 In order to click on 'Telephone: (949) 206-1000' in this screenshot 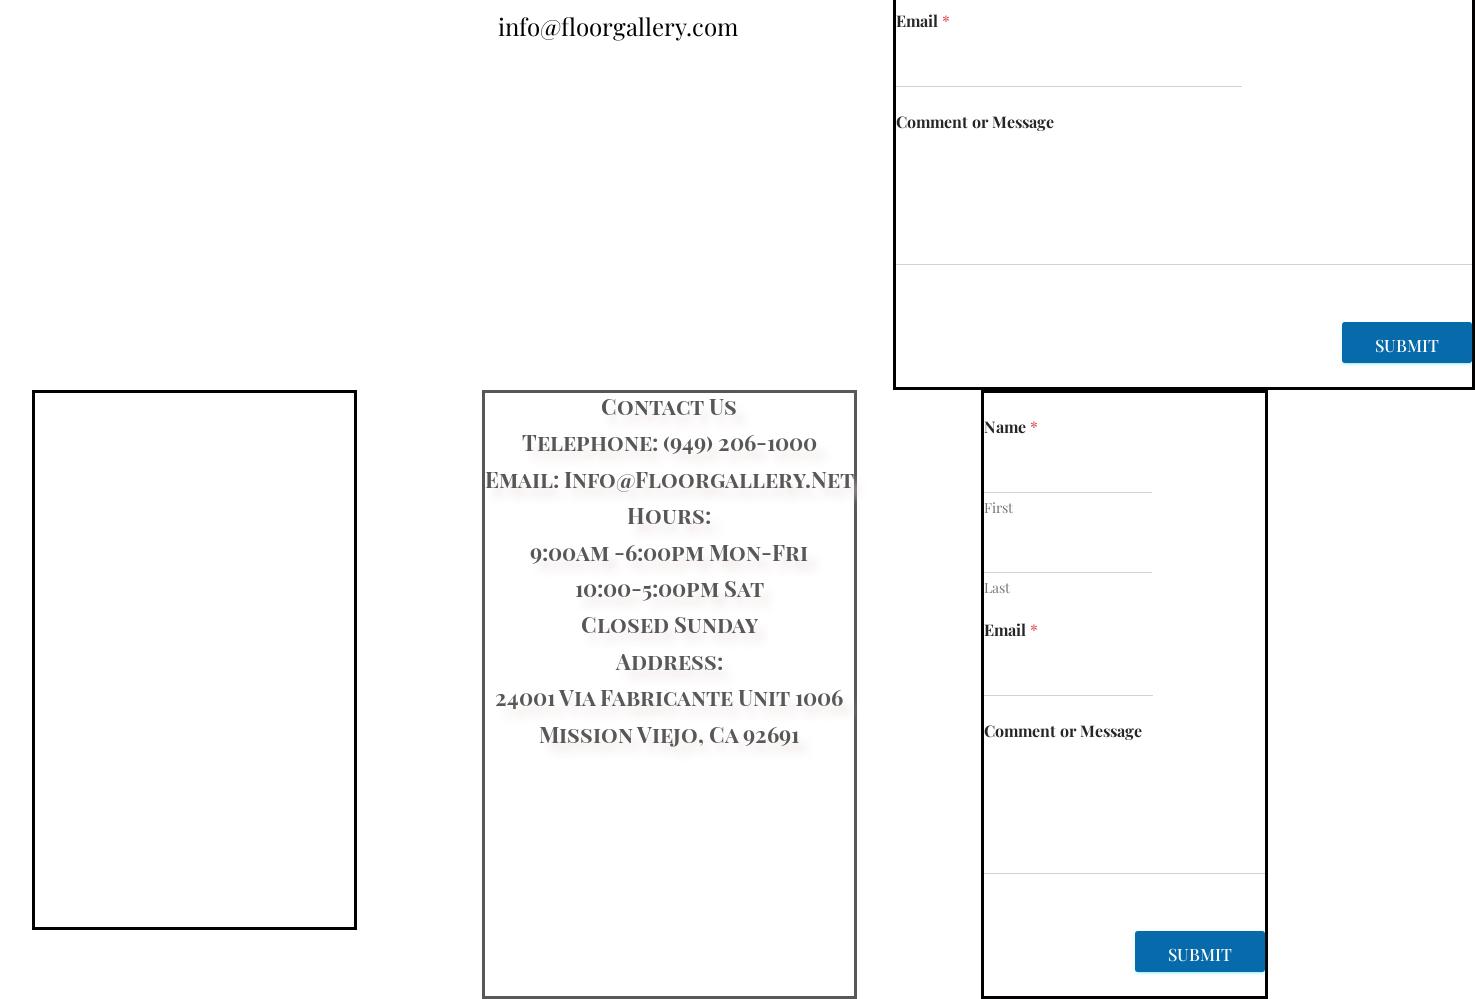, I will do `click(668, 440)`.